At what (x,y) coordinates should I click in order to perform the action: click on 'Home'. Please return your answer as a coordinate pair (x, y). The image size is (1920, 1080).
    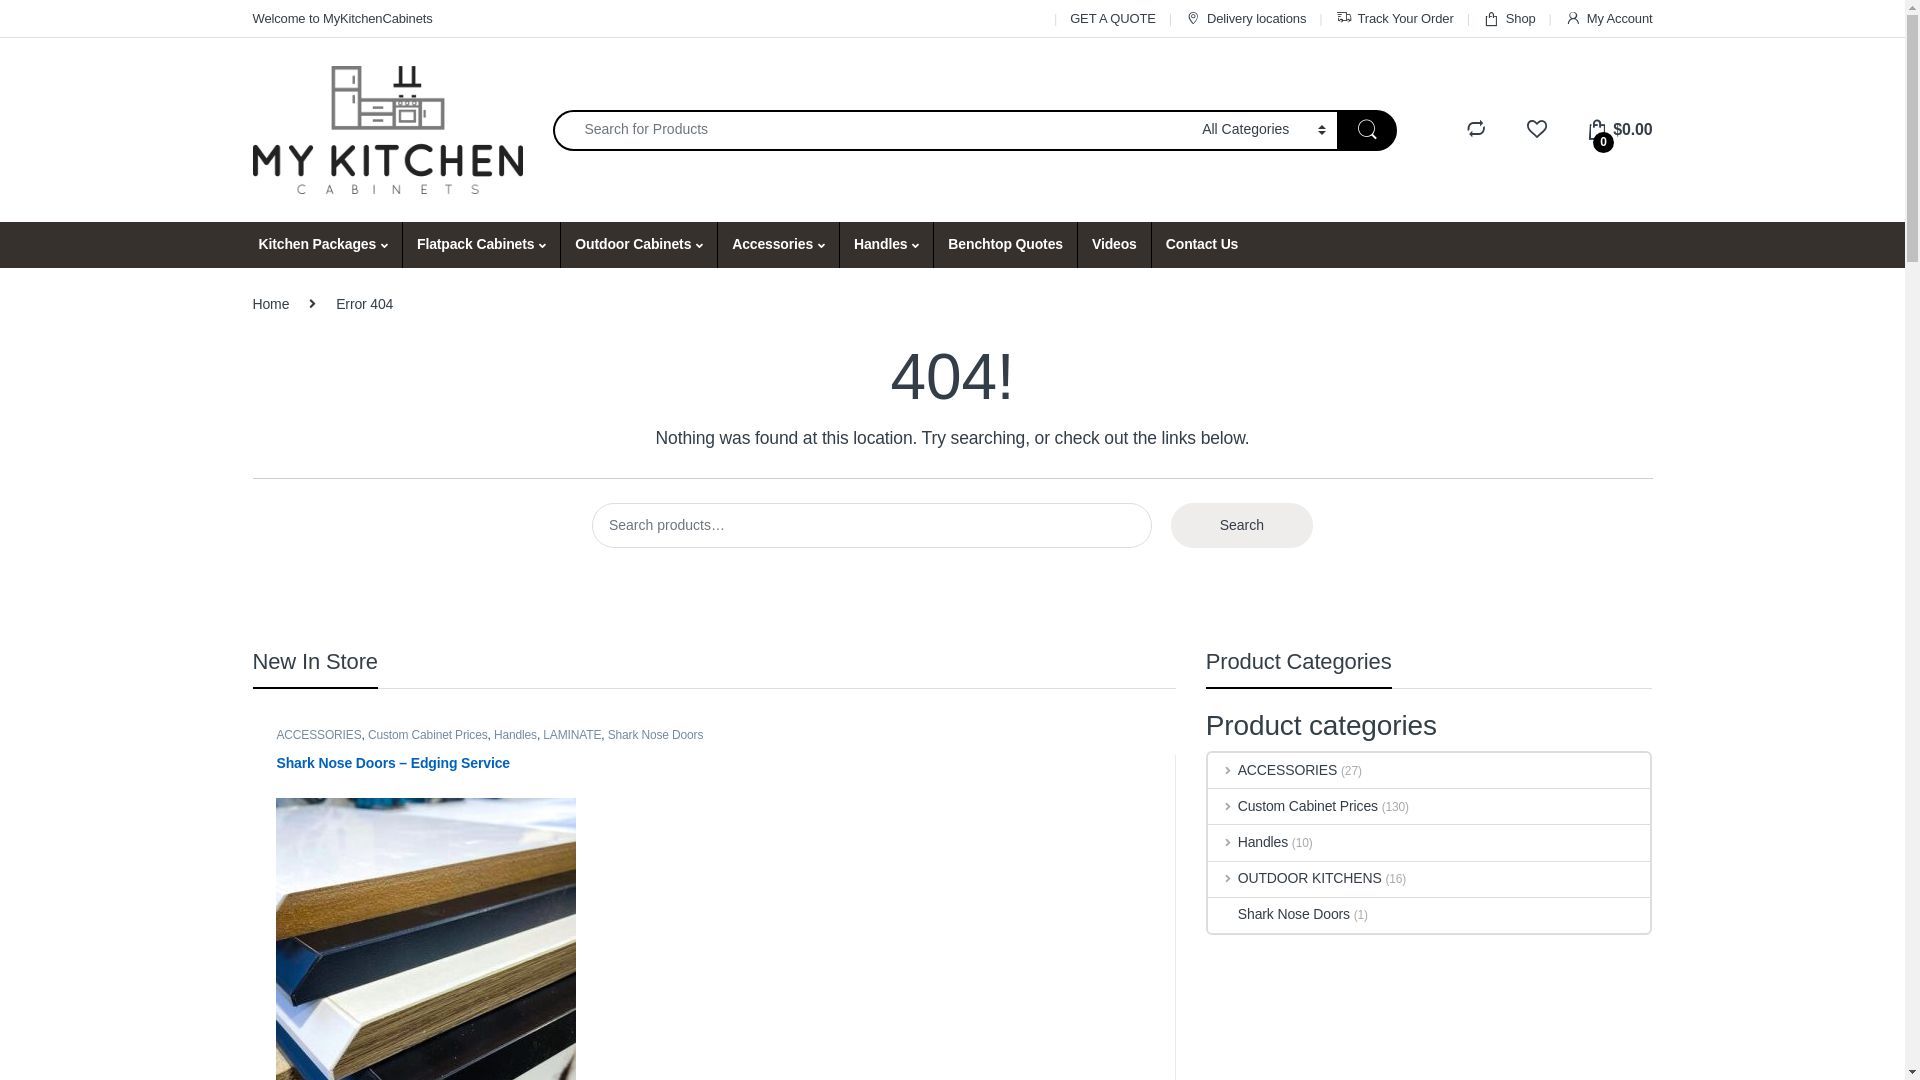
    Looking at the image, I should click on (269, 304).